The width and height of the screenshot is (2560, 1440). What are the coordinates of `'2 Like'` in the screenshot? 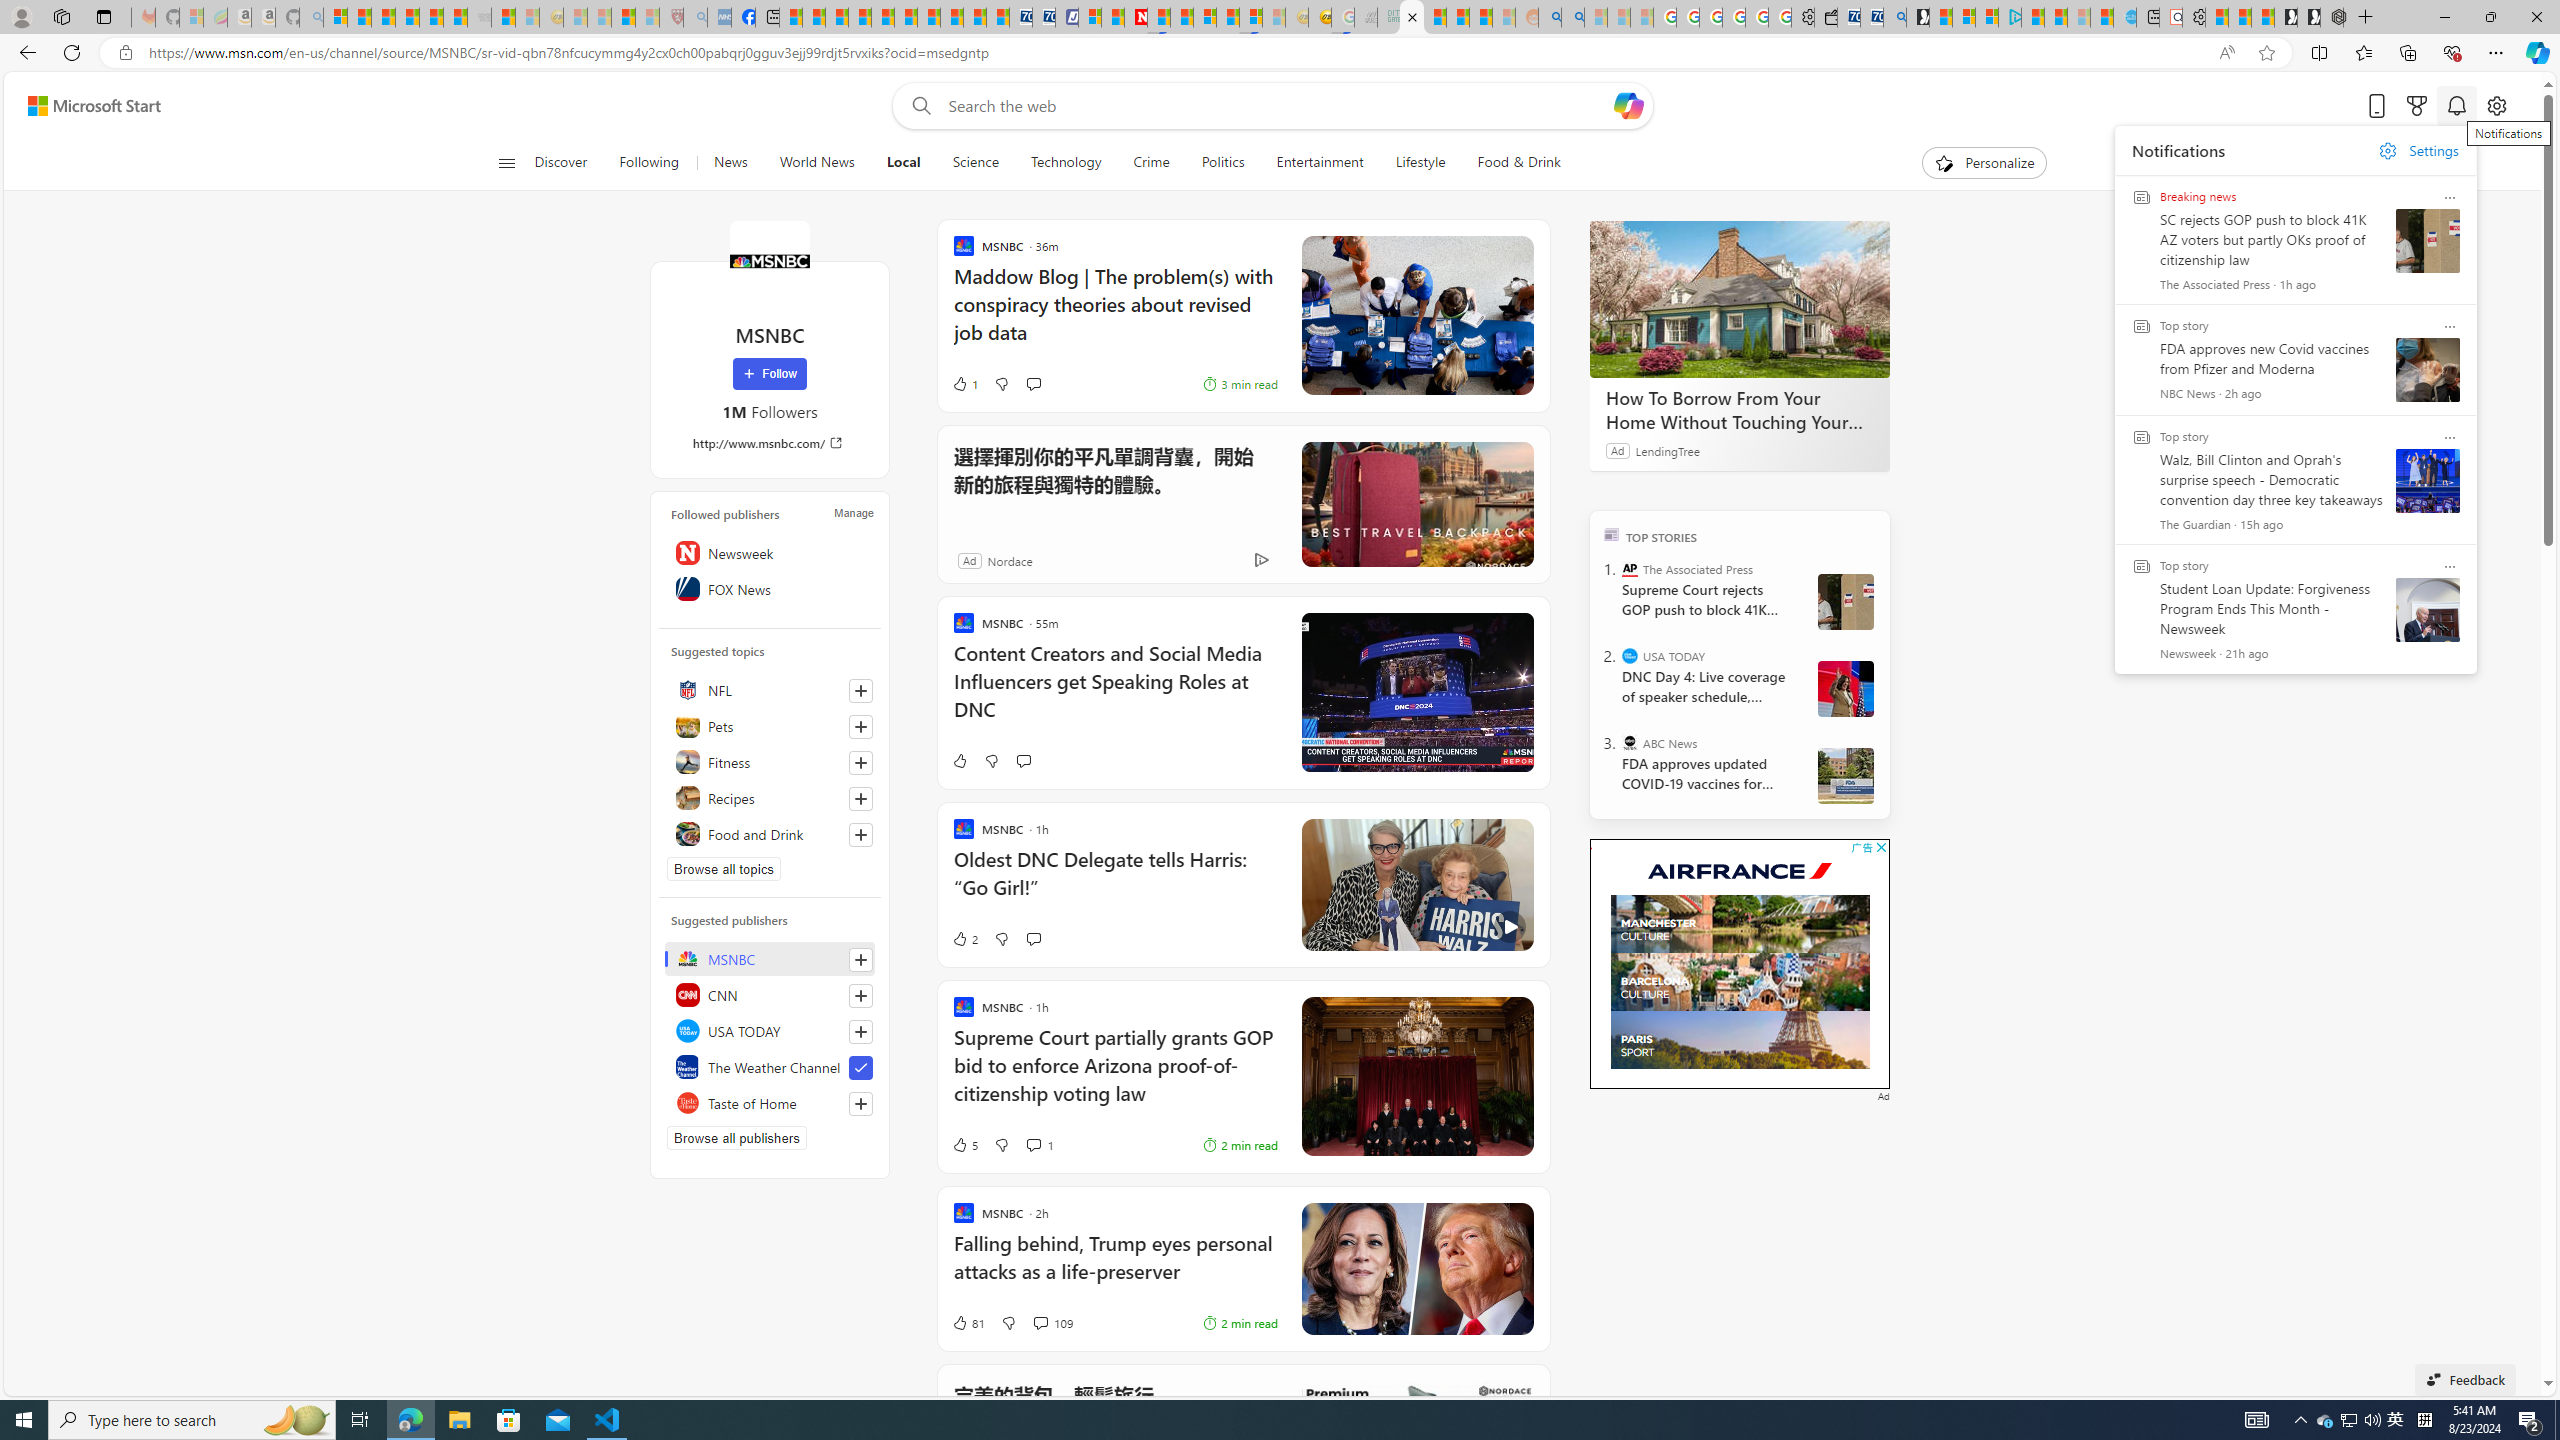 It's located at (962, 938).